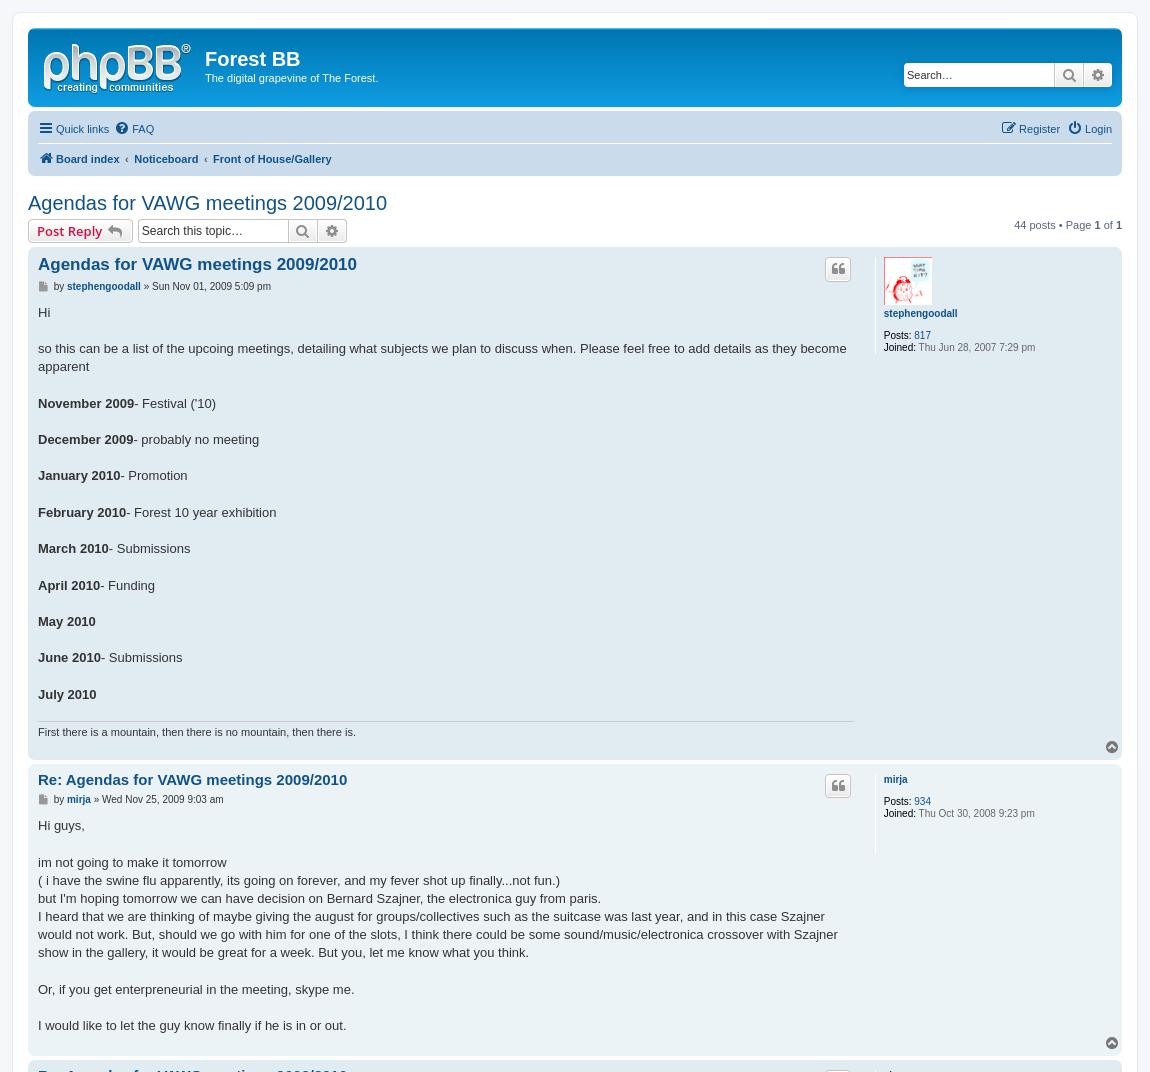  I want to click on 'Noticeboard', so click(132, 157).